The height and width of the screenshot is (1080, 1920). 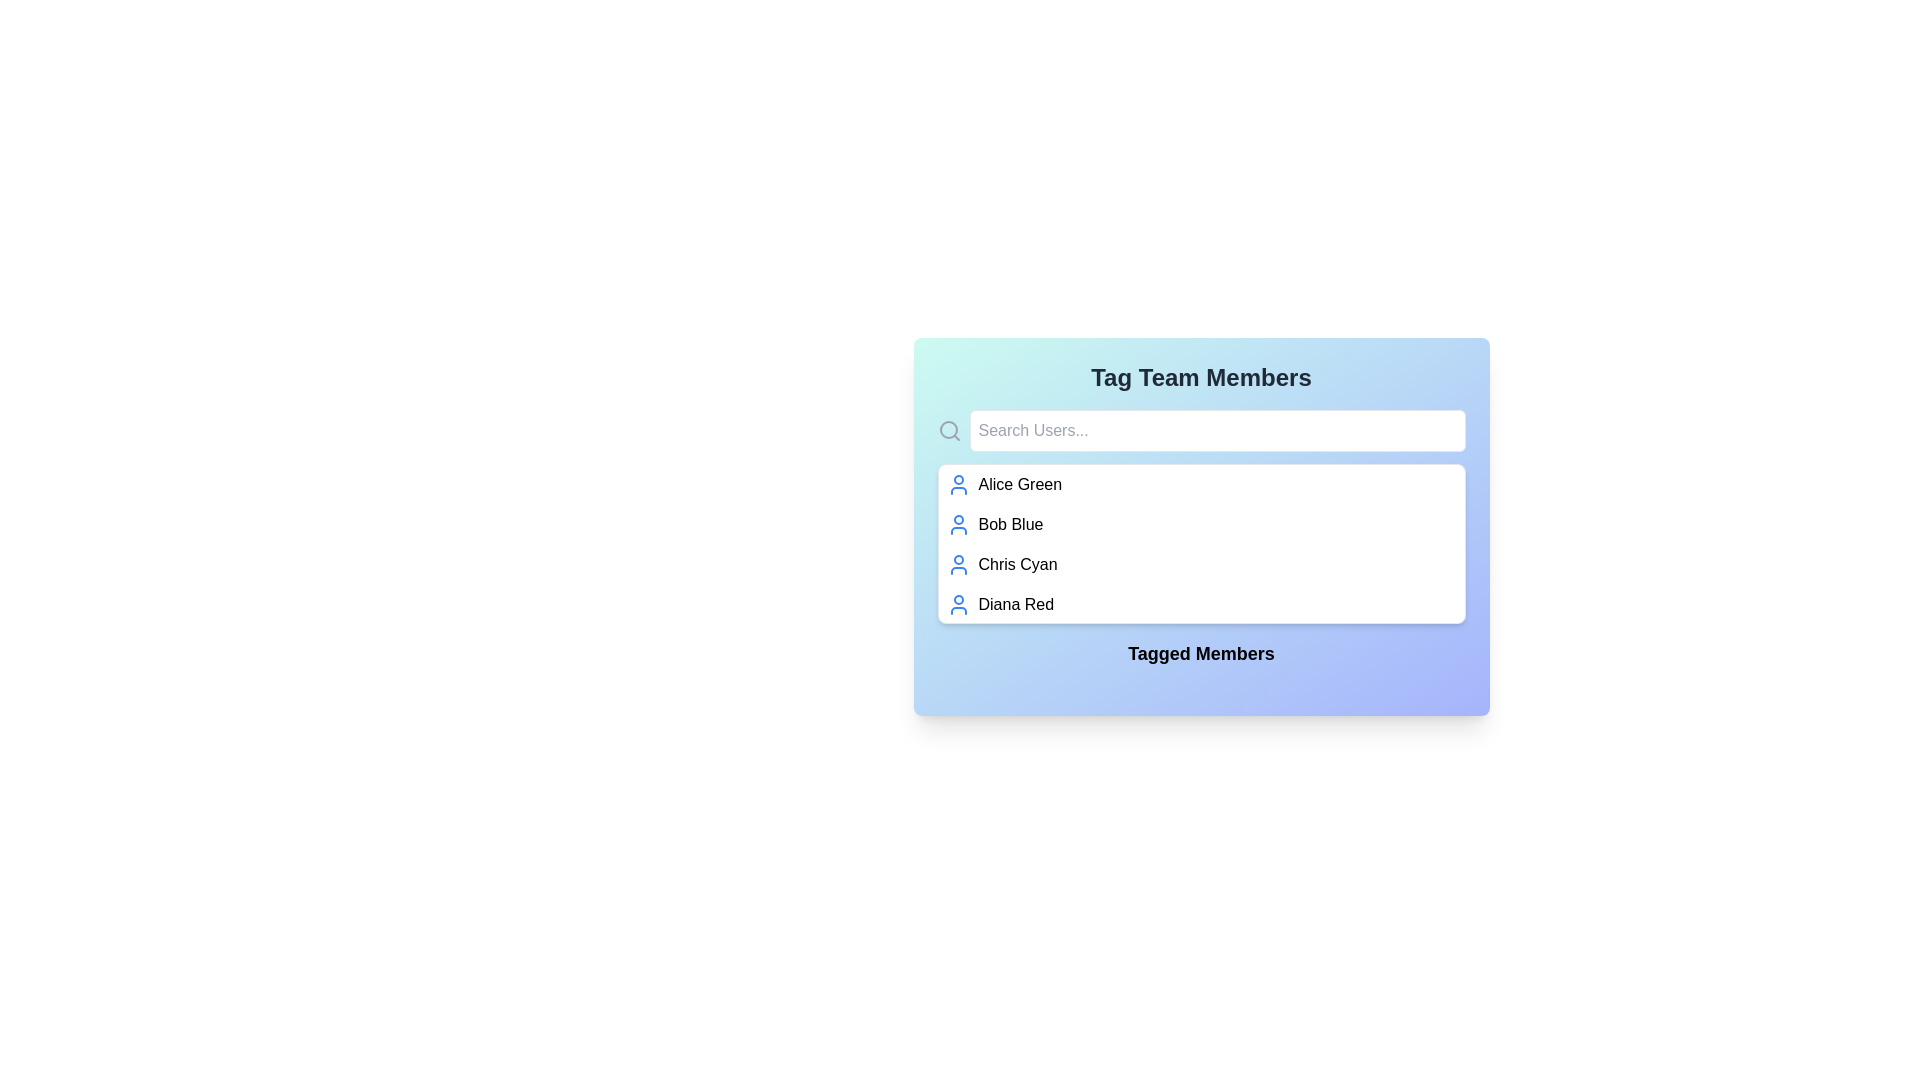 I want to click on the 'Tagged Members' header located below the list of names in the 'Tag Team Members' section, so click(x=1200, y=658).